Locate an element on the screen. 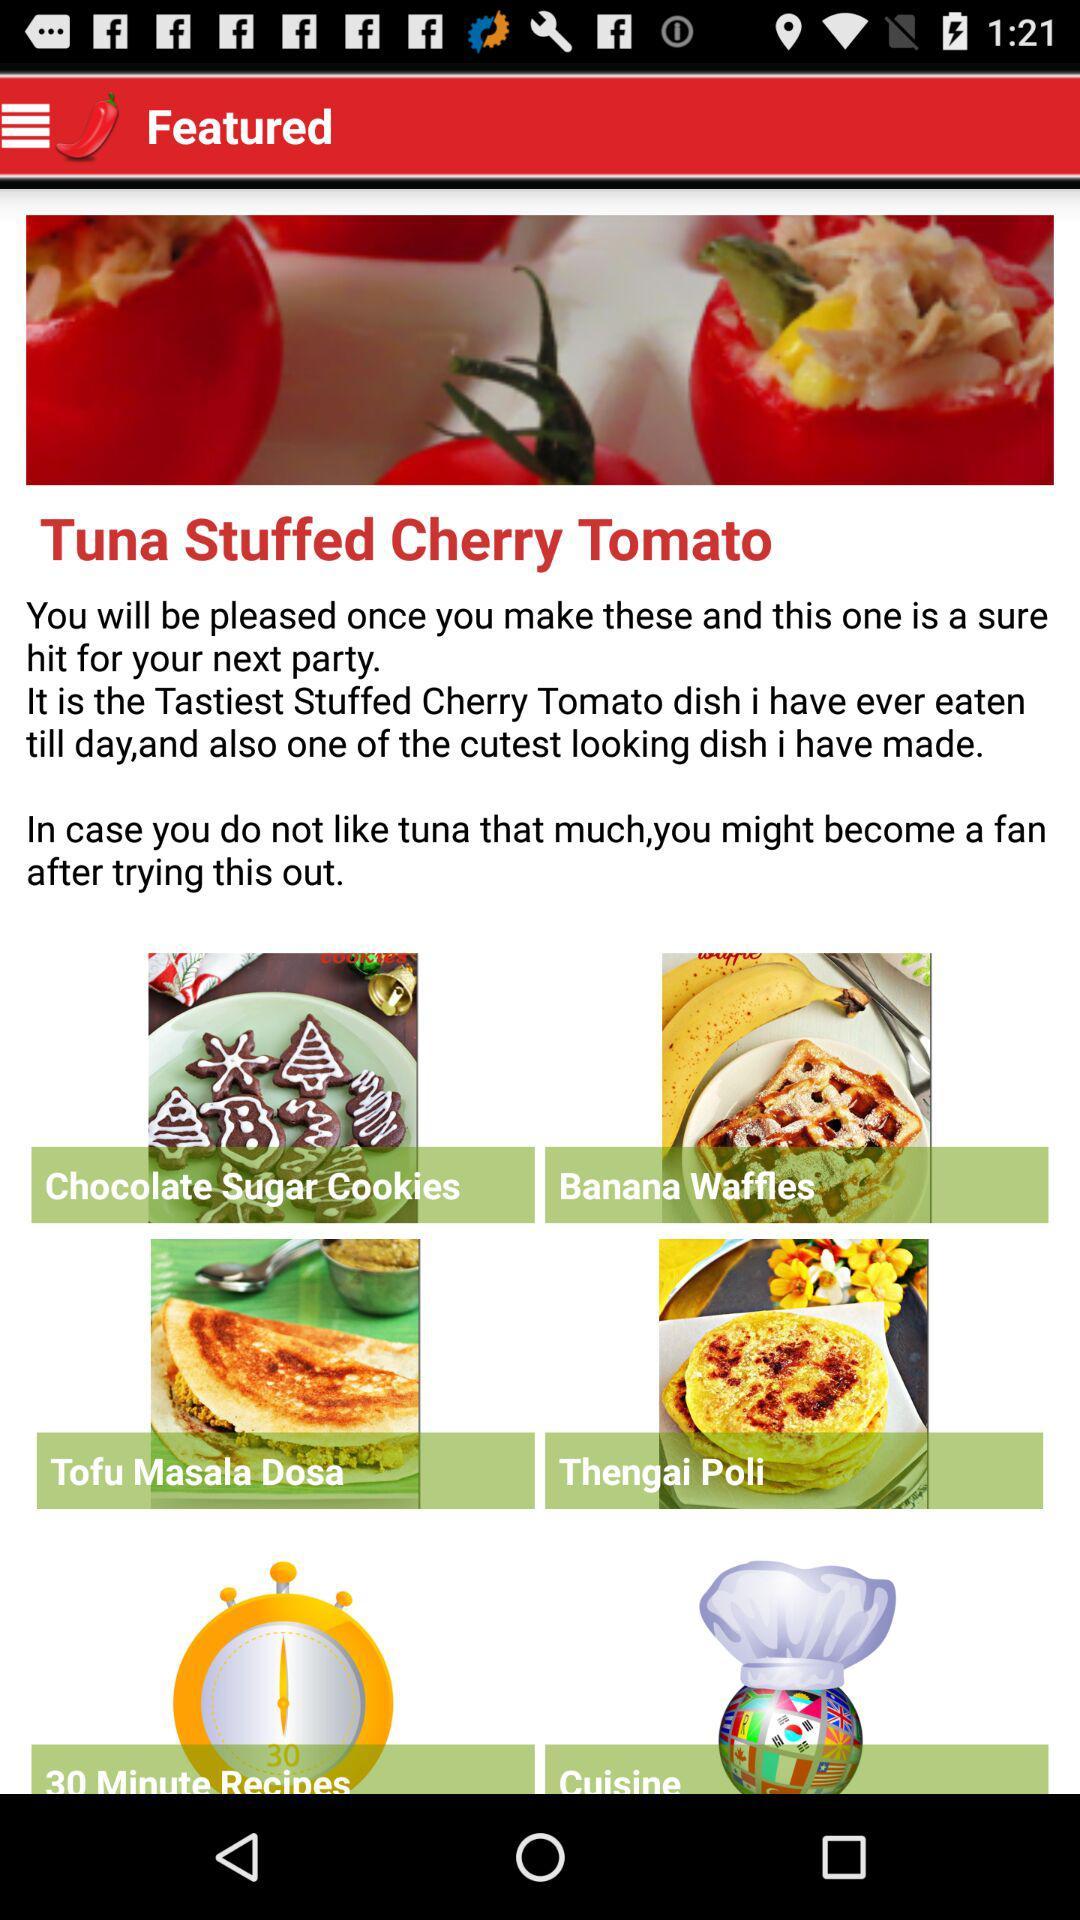 This screenshot has height=1920, width=1080. banana waffles is located at coordinates (795, 1087).